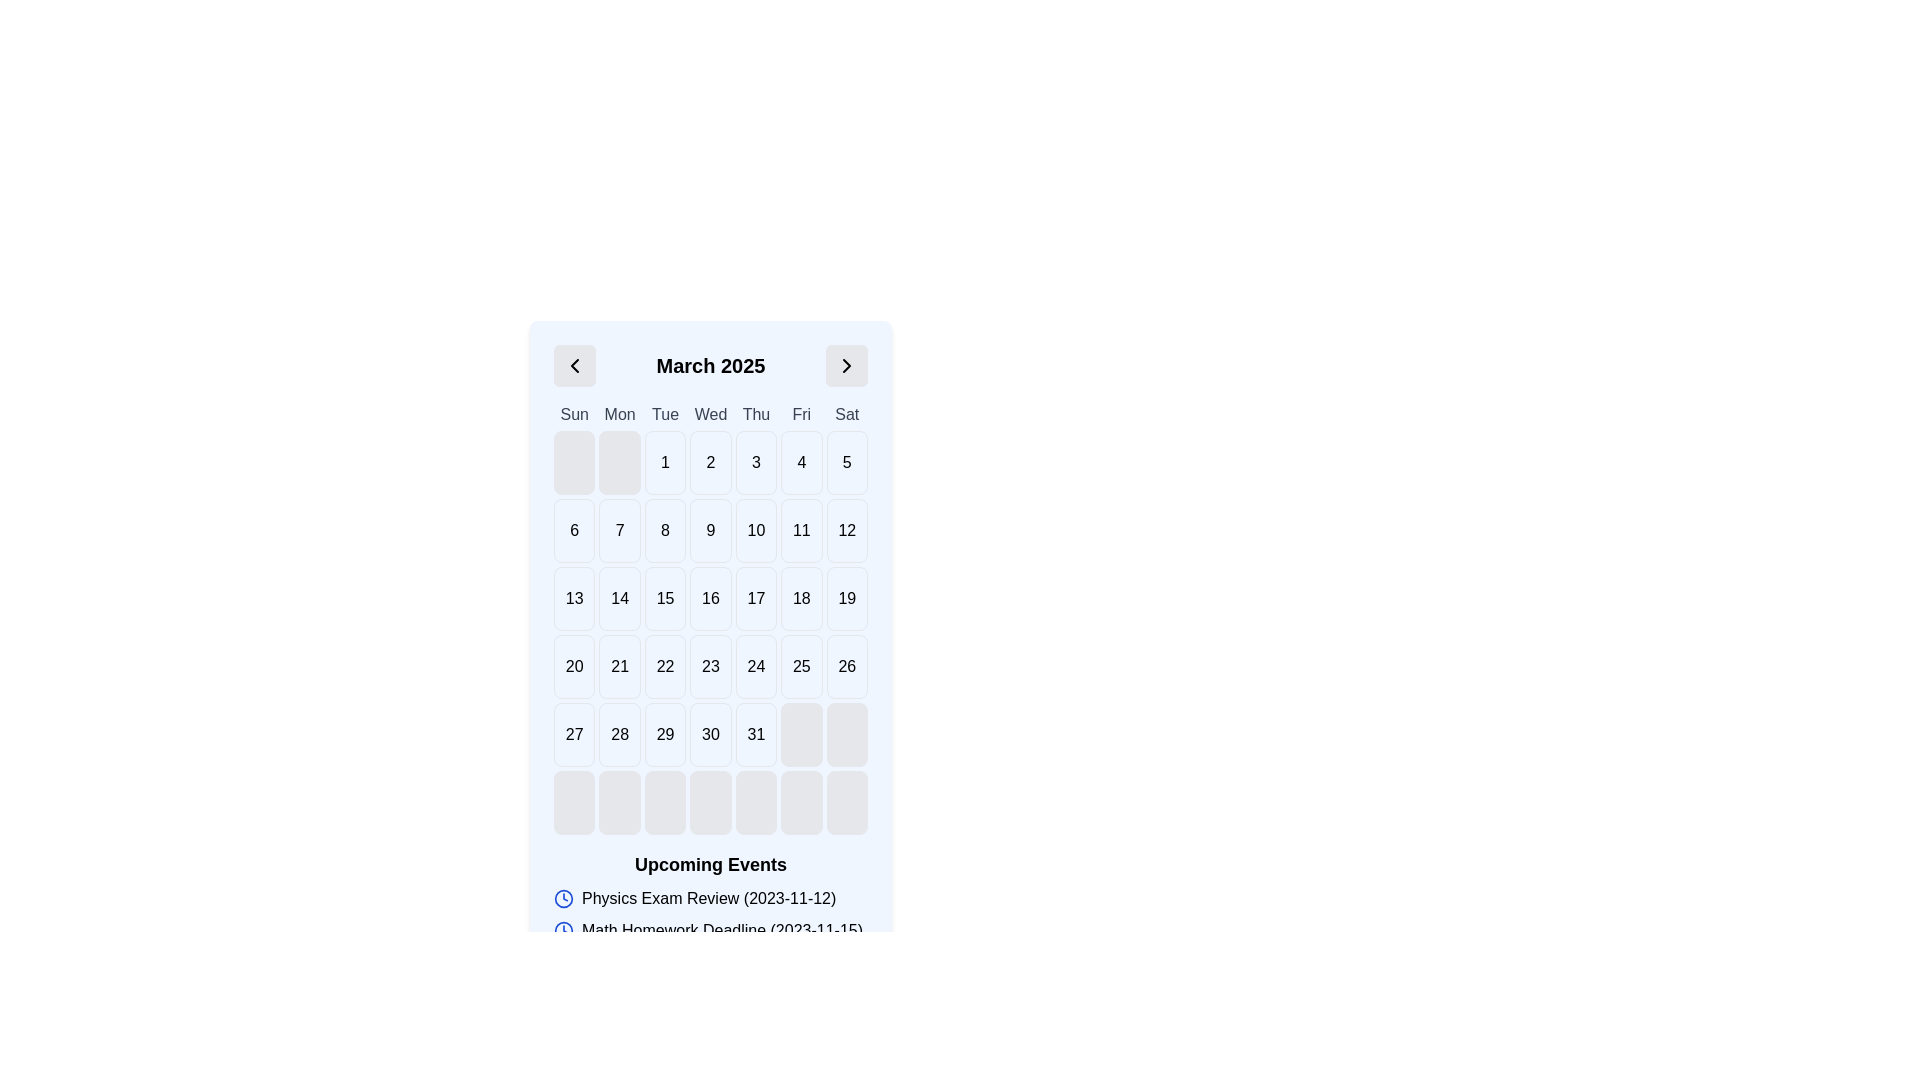  What do you see at coordinates (801, 530) in the screenshot?
I see `the interactive calendar day cell representing the 11th day of the month` at bounding box center [801, 530].